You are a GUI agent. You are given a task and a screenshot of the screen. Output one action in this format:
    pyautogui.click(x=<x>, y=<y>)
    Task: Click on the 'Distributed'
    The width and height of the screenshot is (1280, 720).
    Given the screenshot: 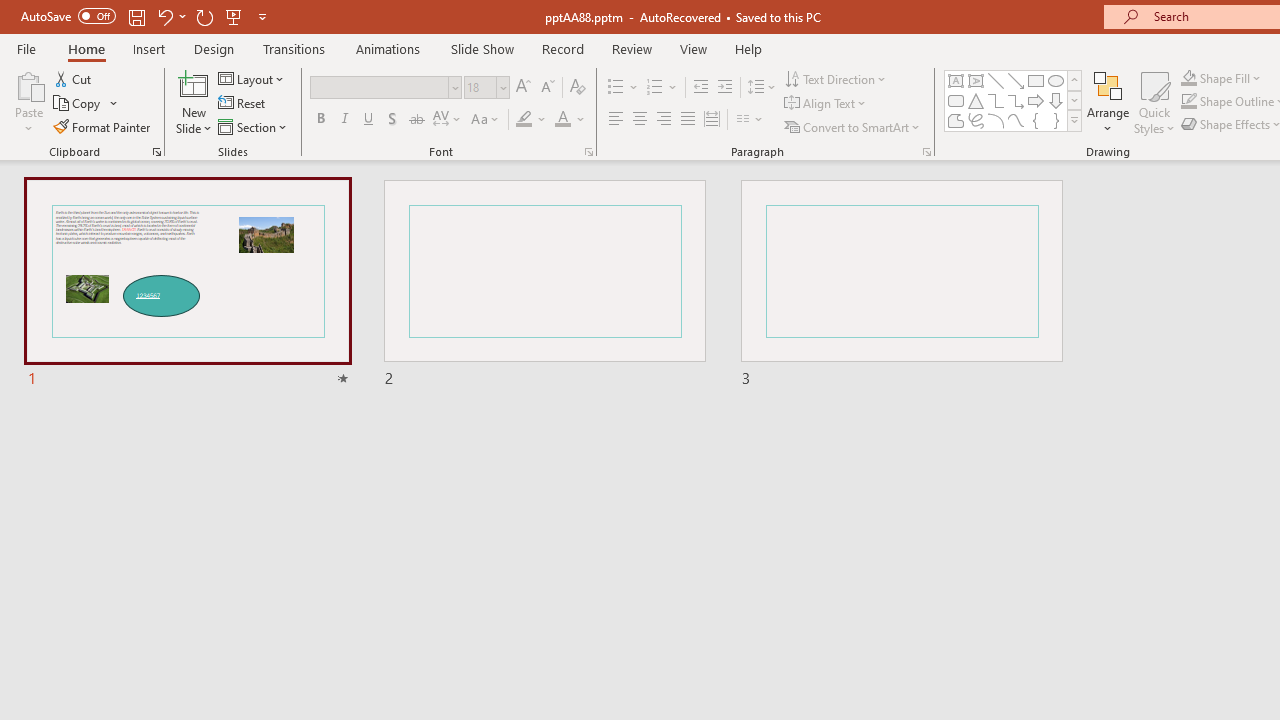 What is the action you would take?
    pyautogui.click(x=712, y=119)
    